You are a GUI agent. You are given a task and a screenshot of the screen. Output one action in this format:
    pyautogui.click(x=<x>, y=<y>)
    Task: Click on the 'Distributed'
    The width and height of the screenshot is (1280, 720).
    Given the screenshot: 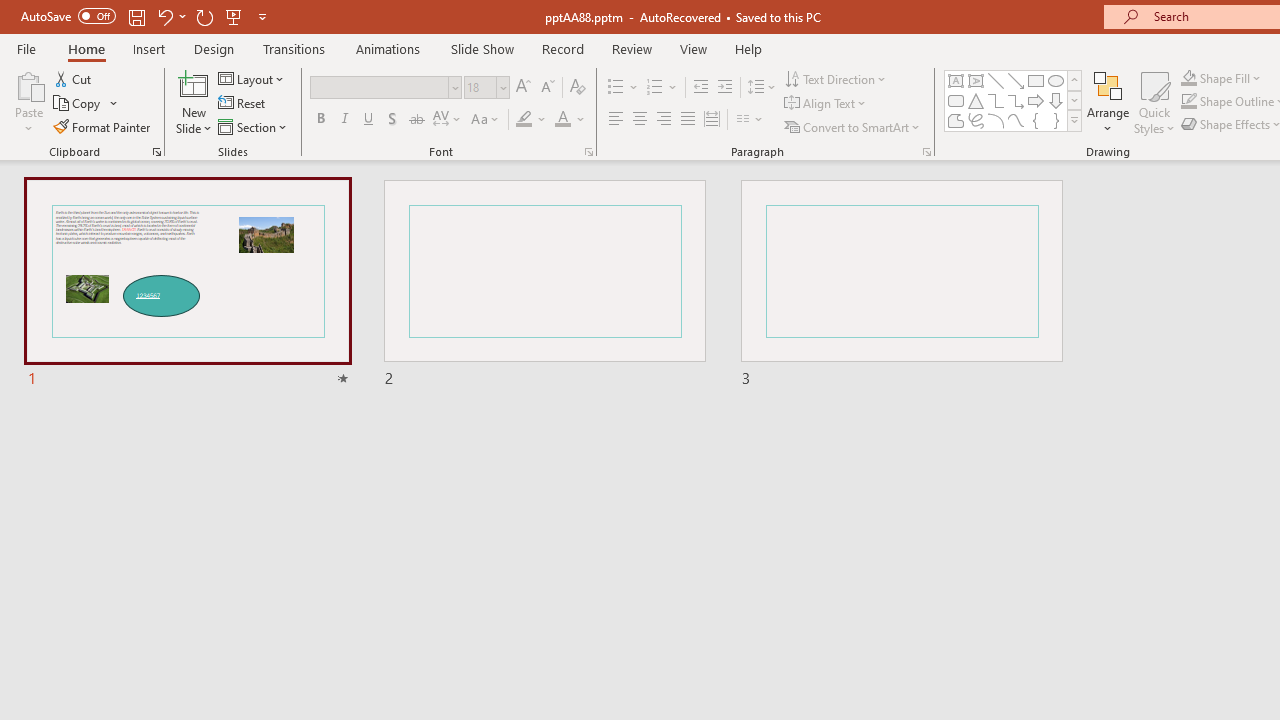 What is the action you would take?
    pyautogui.click(x=712, y=119)
    